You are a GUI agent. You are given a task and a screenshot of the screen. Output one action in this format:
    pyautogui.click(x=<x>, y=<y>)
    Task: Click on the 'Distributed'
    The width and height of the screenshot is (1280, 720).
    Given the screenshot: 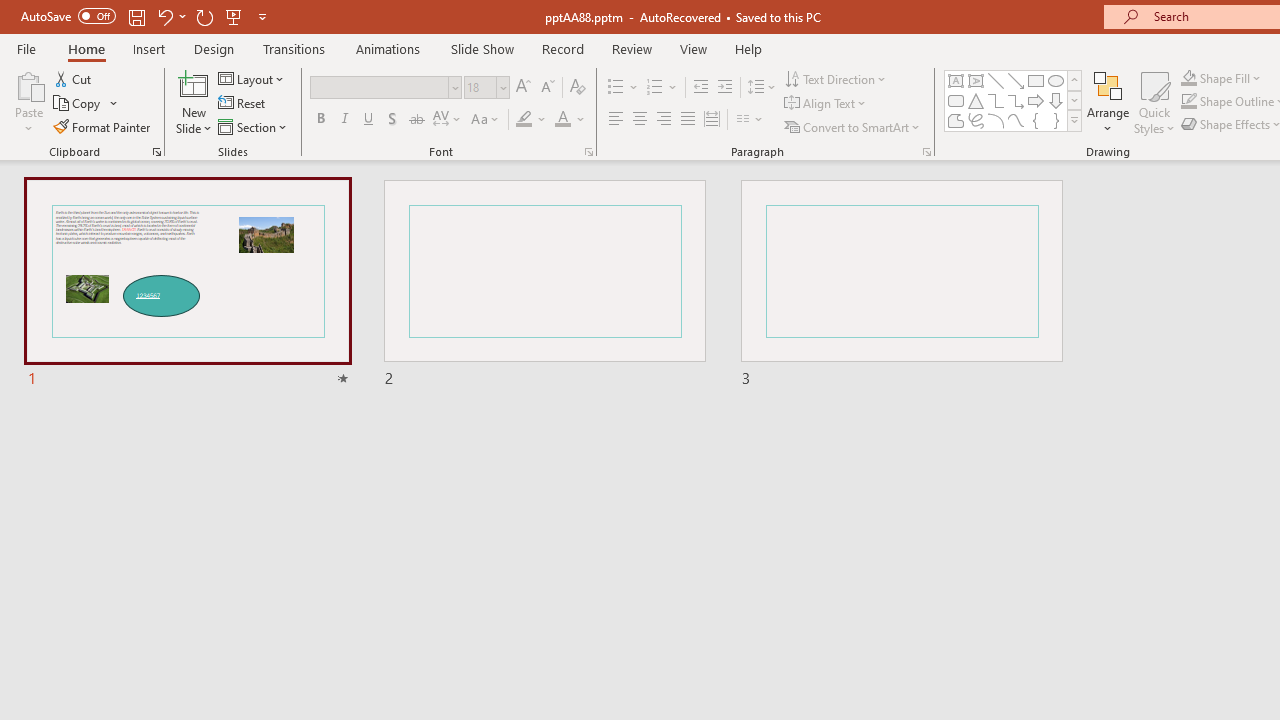 What is the action you would take?
    pyautogui.click(x=712, y=119)
    